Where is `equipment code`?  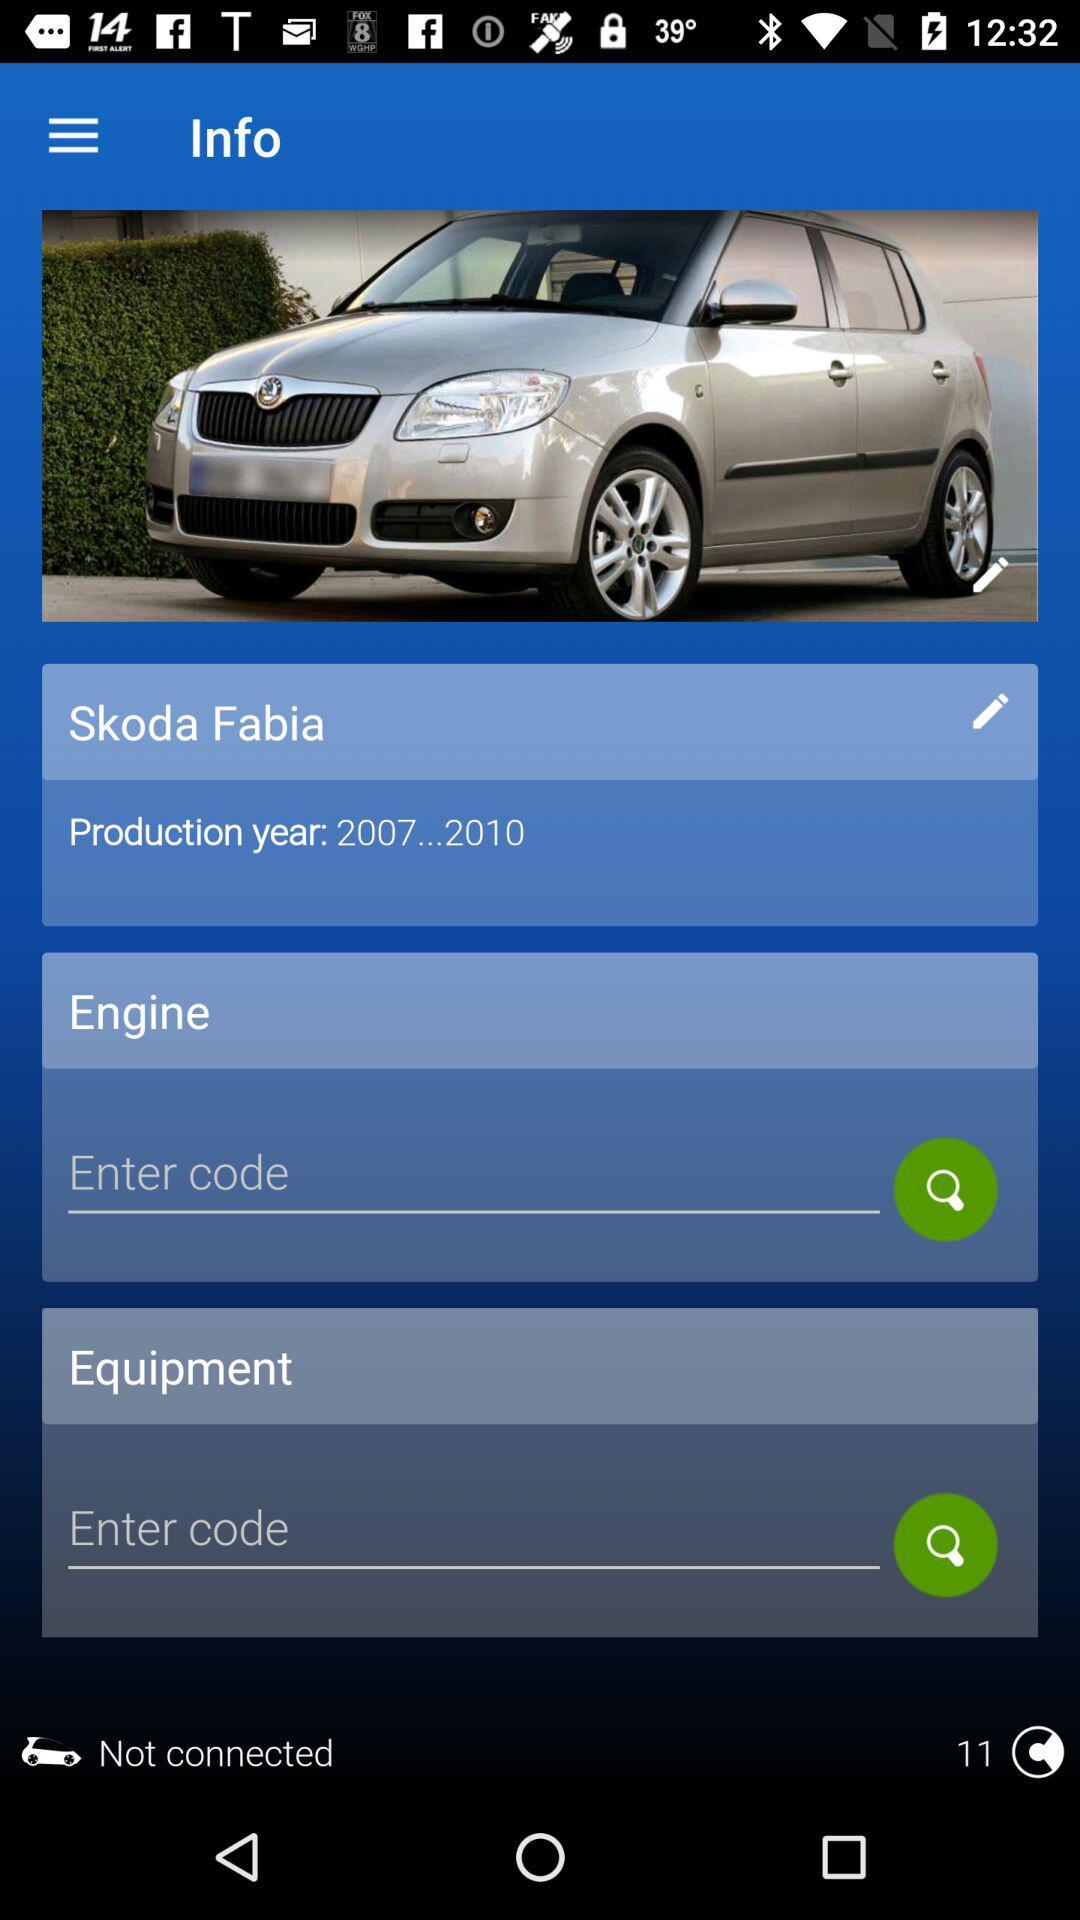 equipment code is located at coordinates (474, 1529).